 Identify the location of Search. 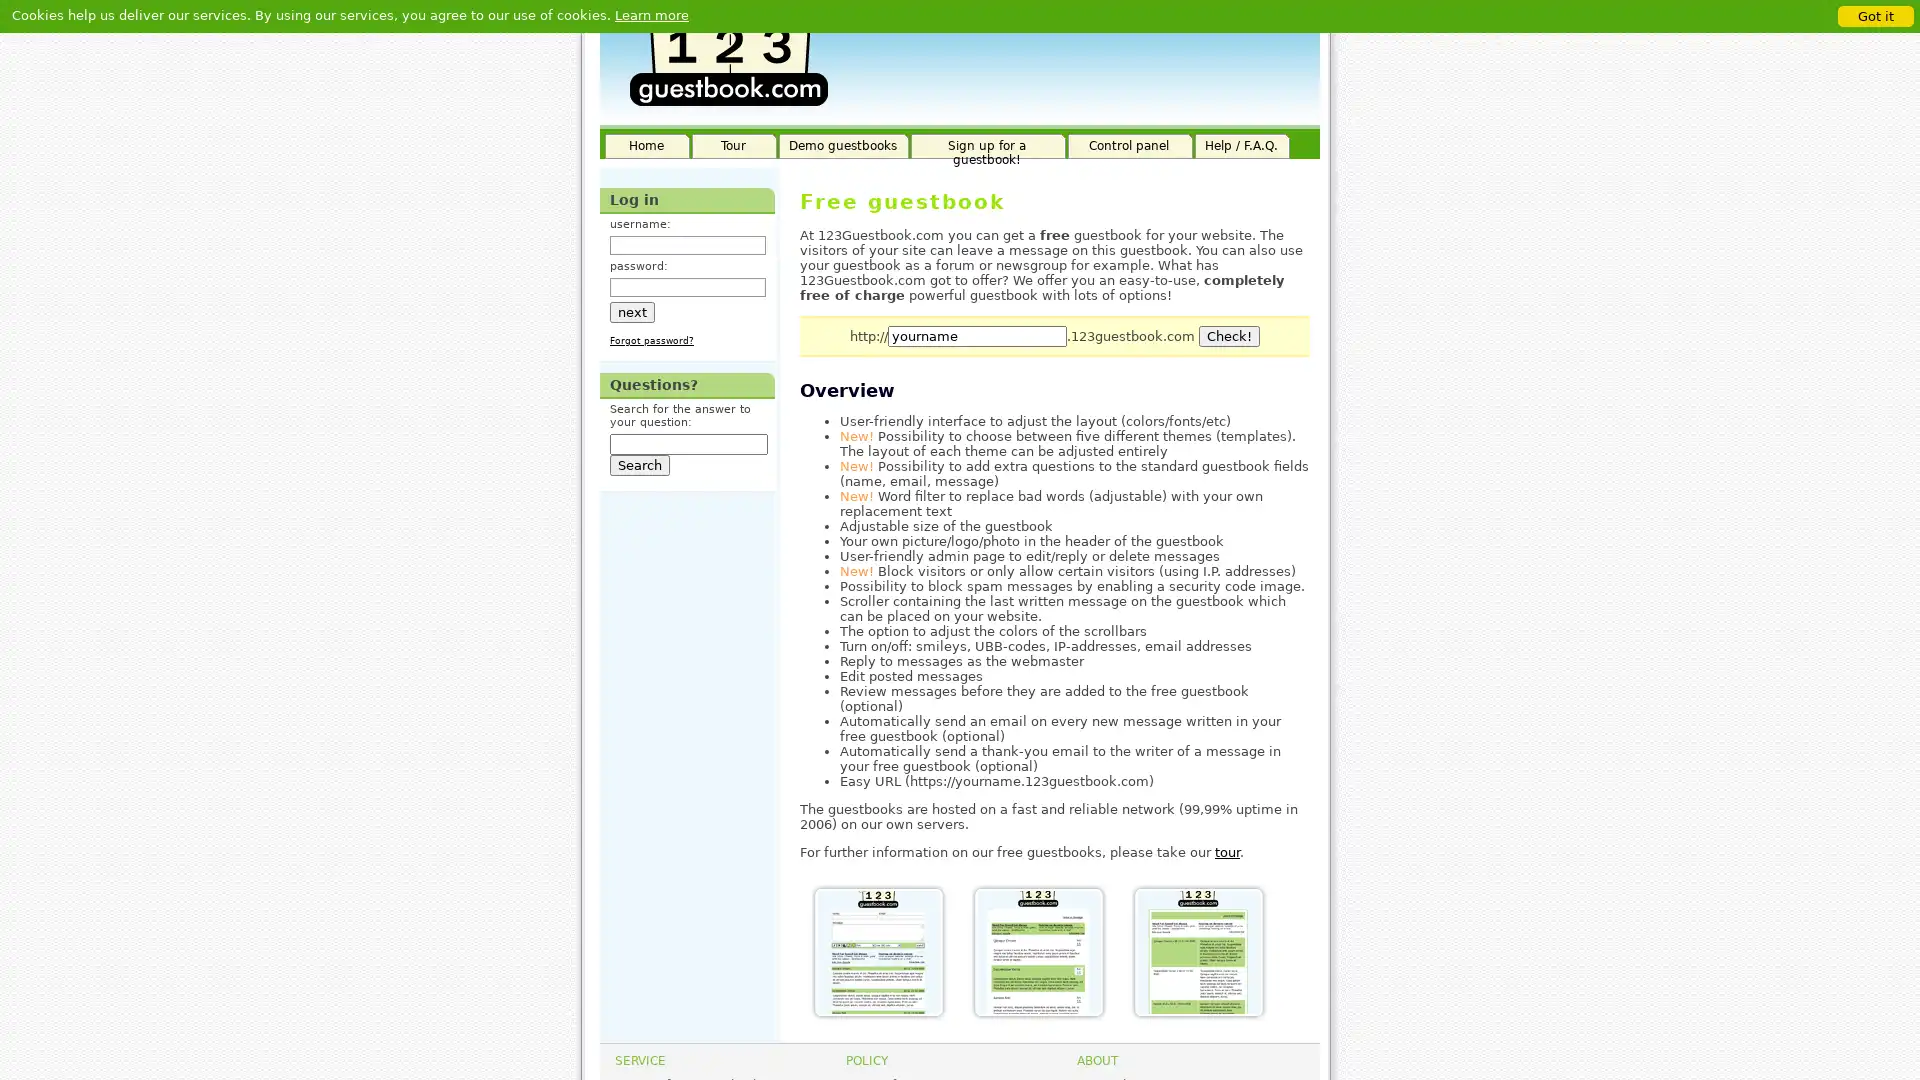
(638, 465).